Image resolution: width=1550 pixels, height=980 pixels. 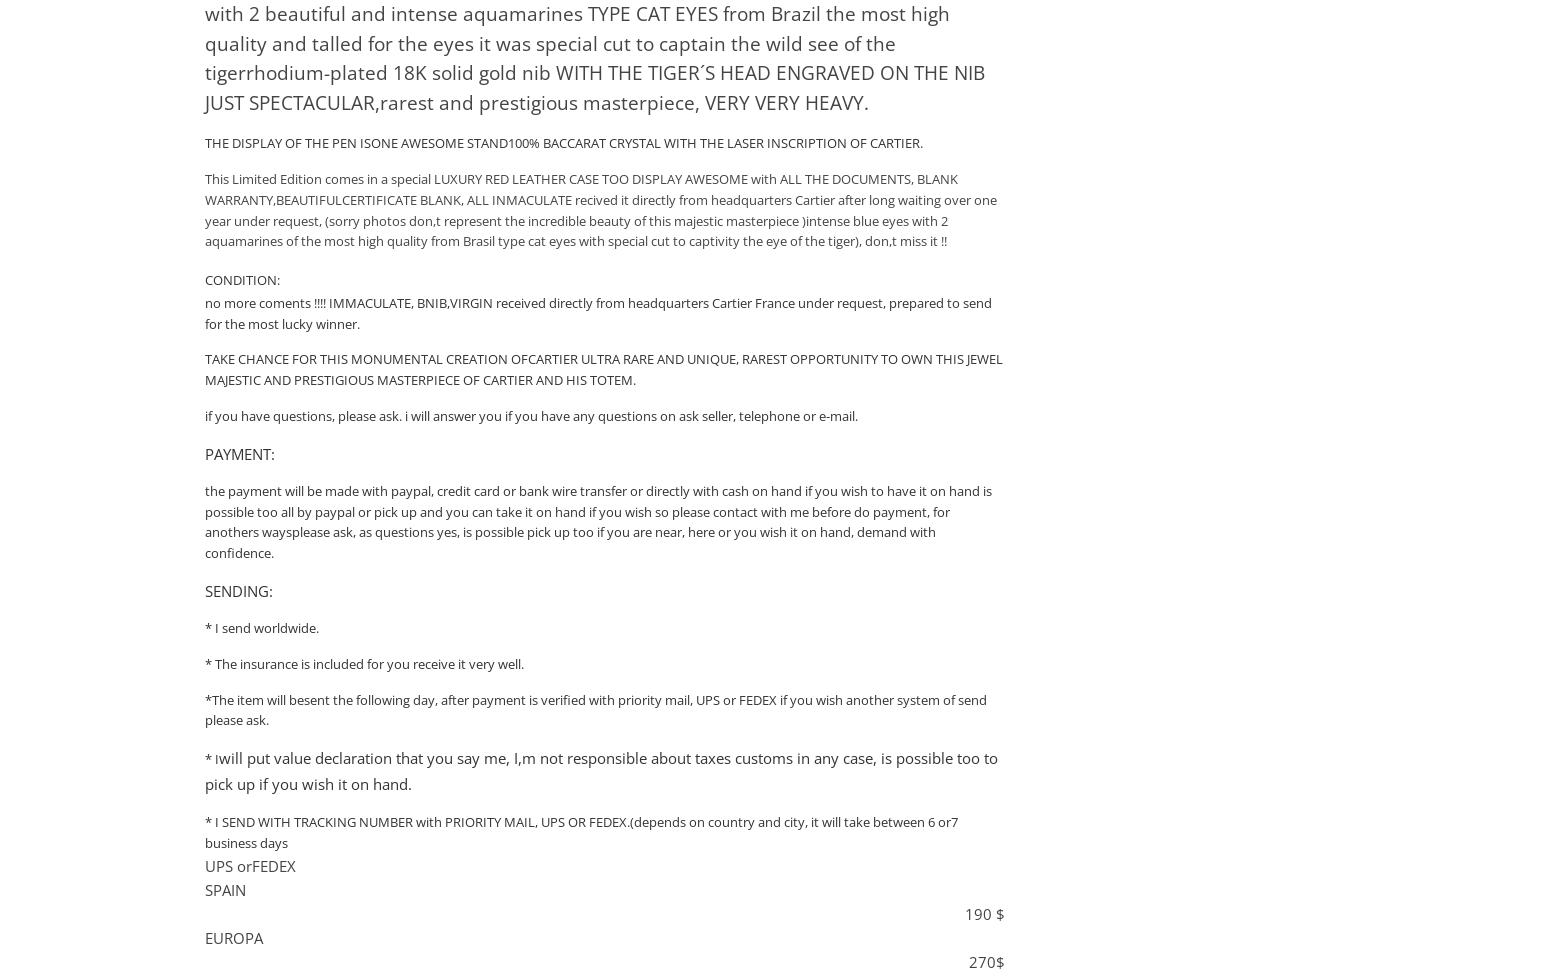 What do you see at coordinates (530, 415) in the screenshot?
I see `'if you have questions, please ask. i will answer you if you have any questions on ask seller, telephone or e-mail.'` at bounding box center [530, 415].